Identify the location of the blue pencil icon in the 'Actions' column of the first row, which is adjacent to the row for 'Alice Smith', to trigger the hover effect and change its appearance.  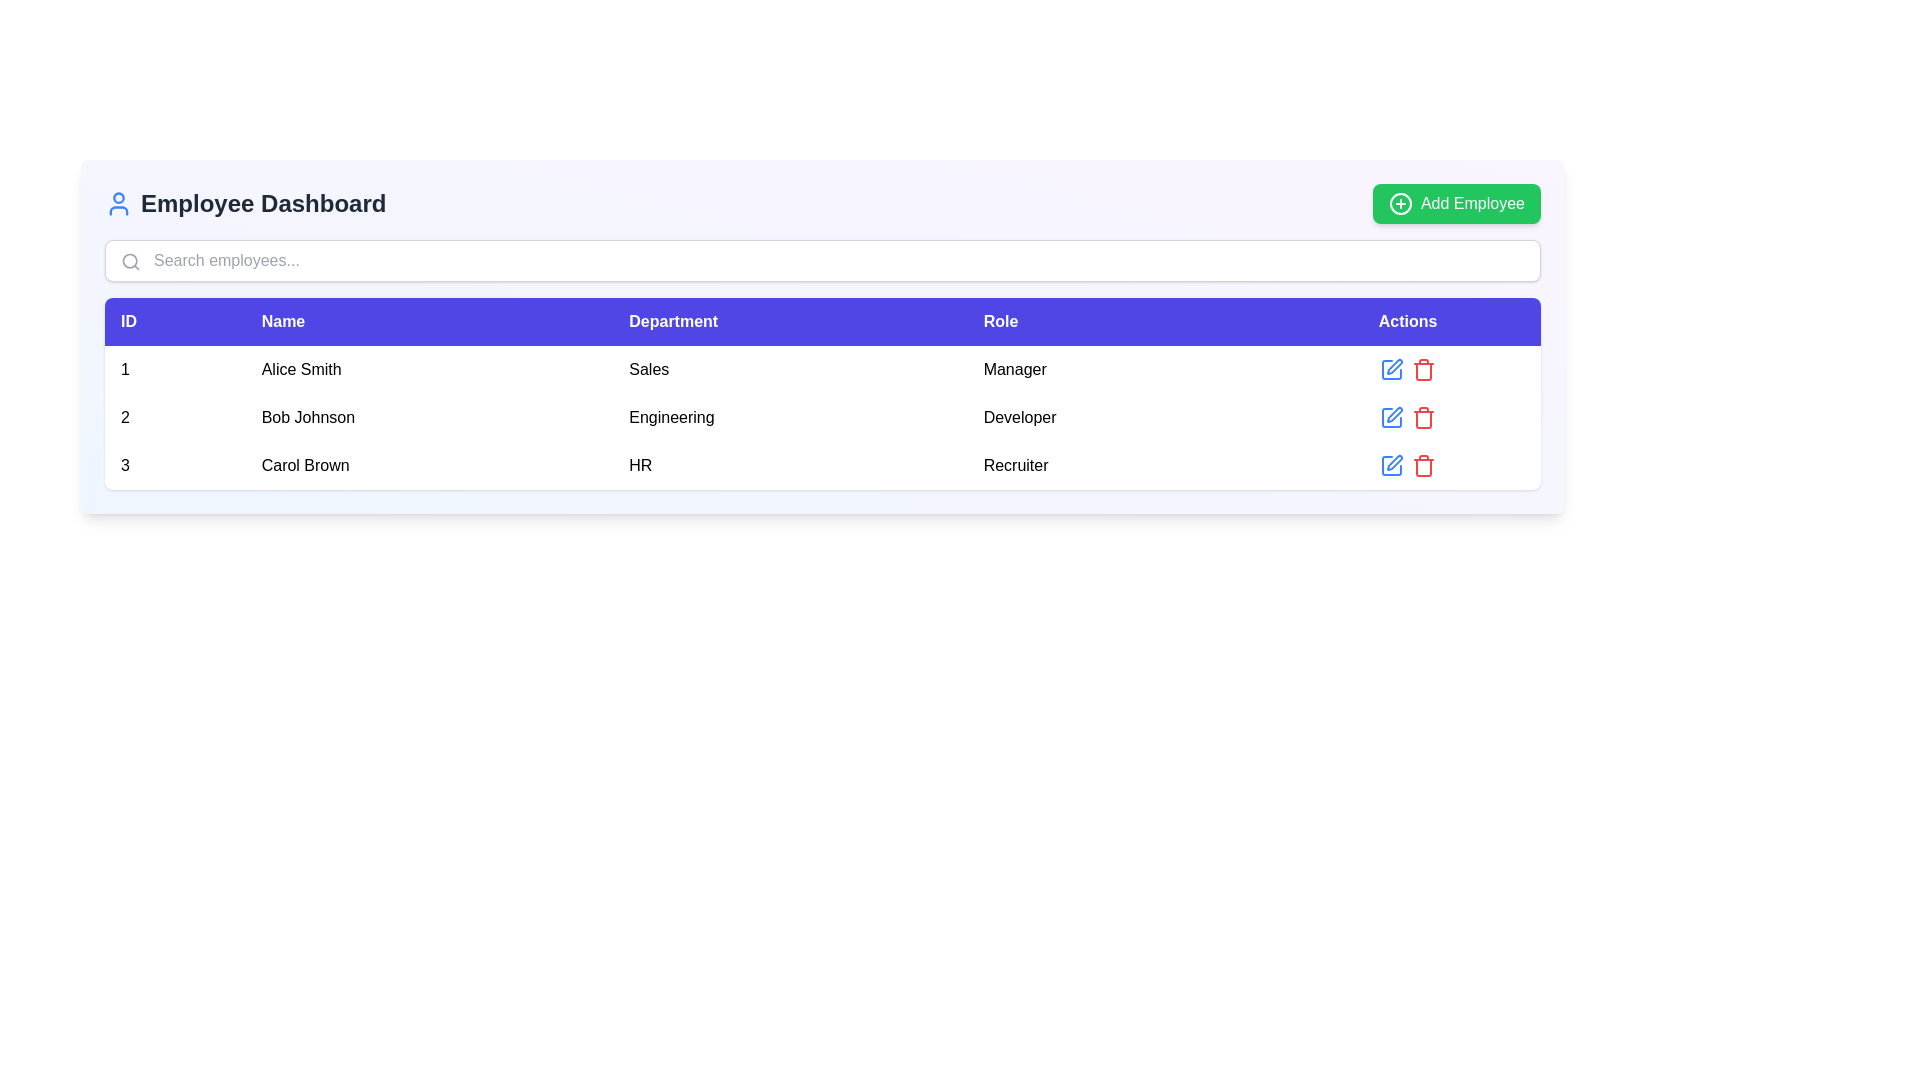
(1391, 370).